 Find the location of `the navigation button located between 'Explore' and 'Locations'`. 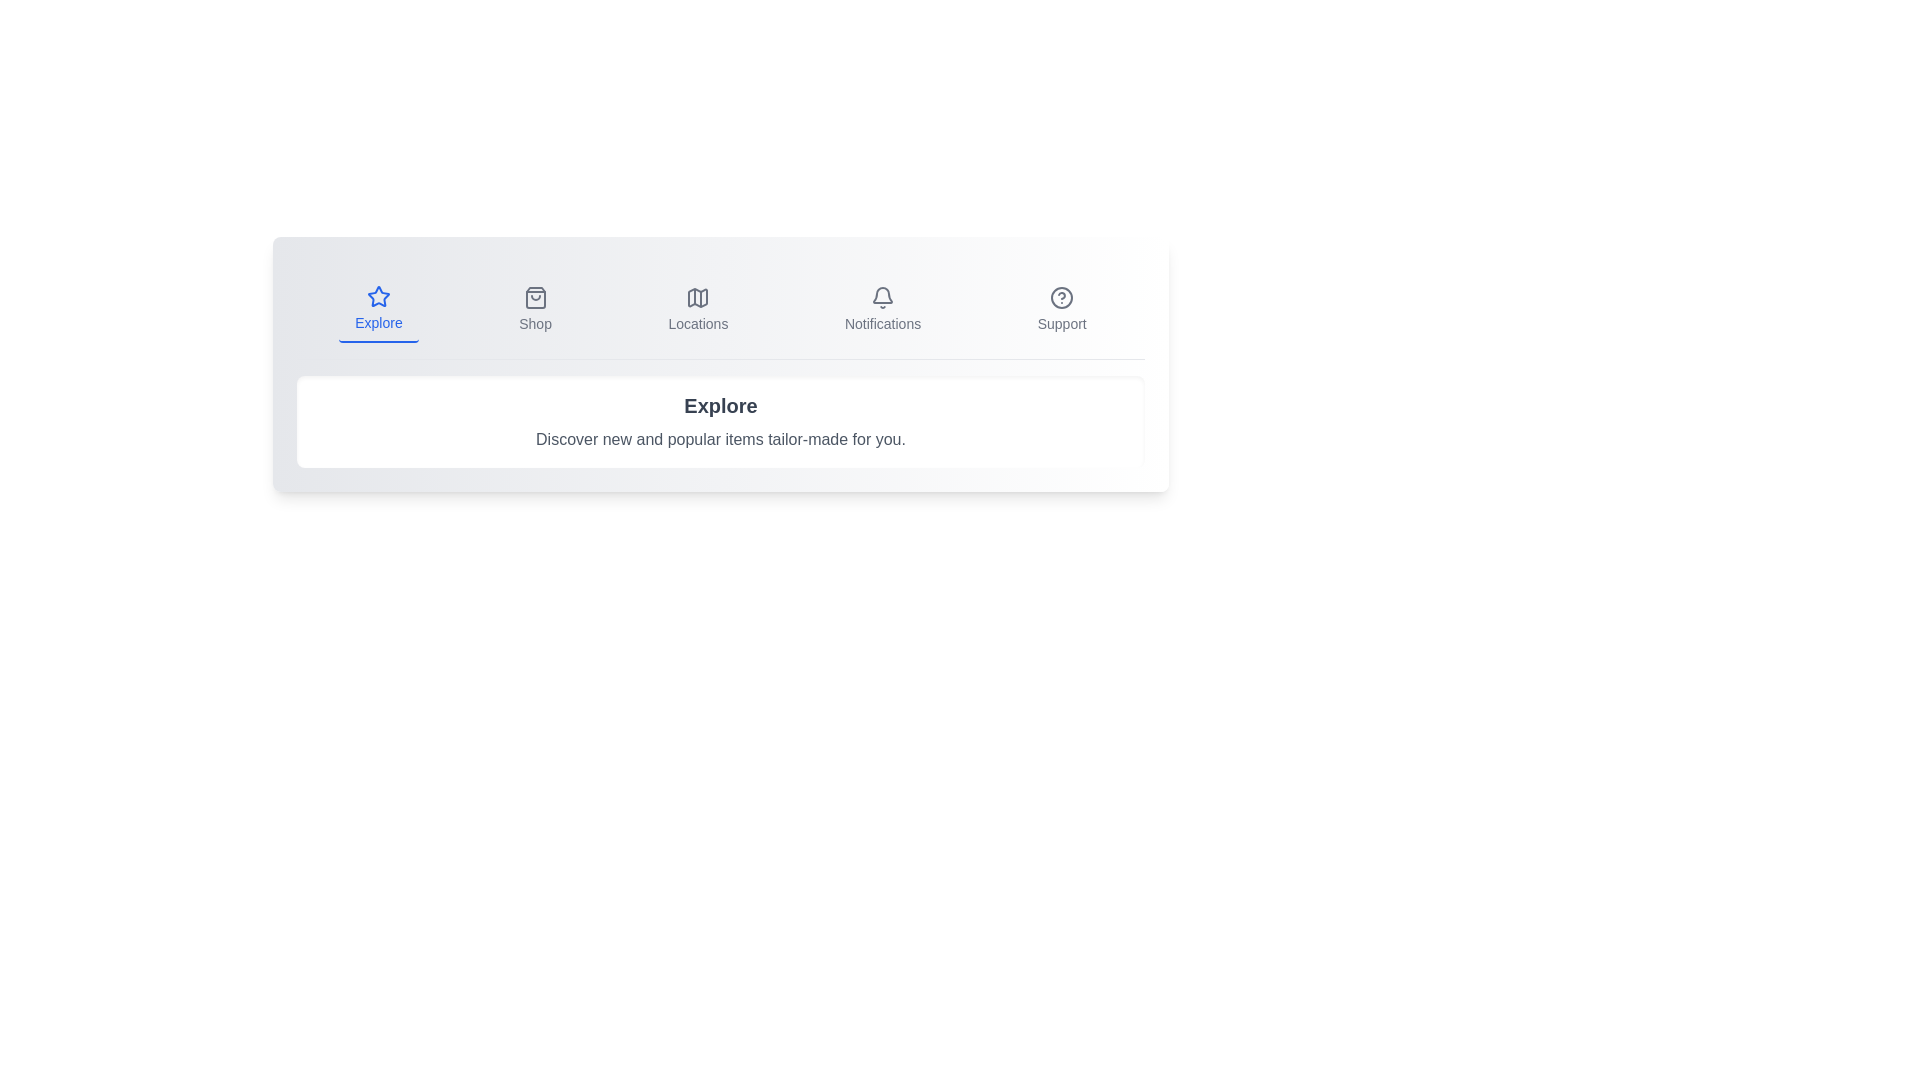

the navigation button located between 'Explore' and 'Locations' is located at coordinates (535, 309).